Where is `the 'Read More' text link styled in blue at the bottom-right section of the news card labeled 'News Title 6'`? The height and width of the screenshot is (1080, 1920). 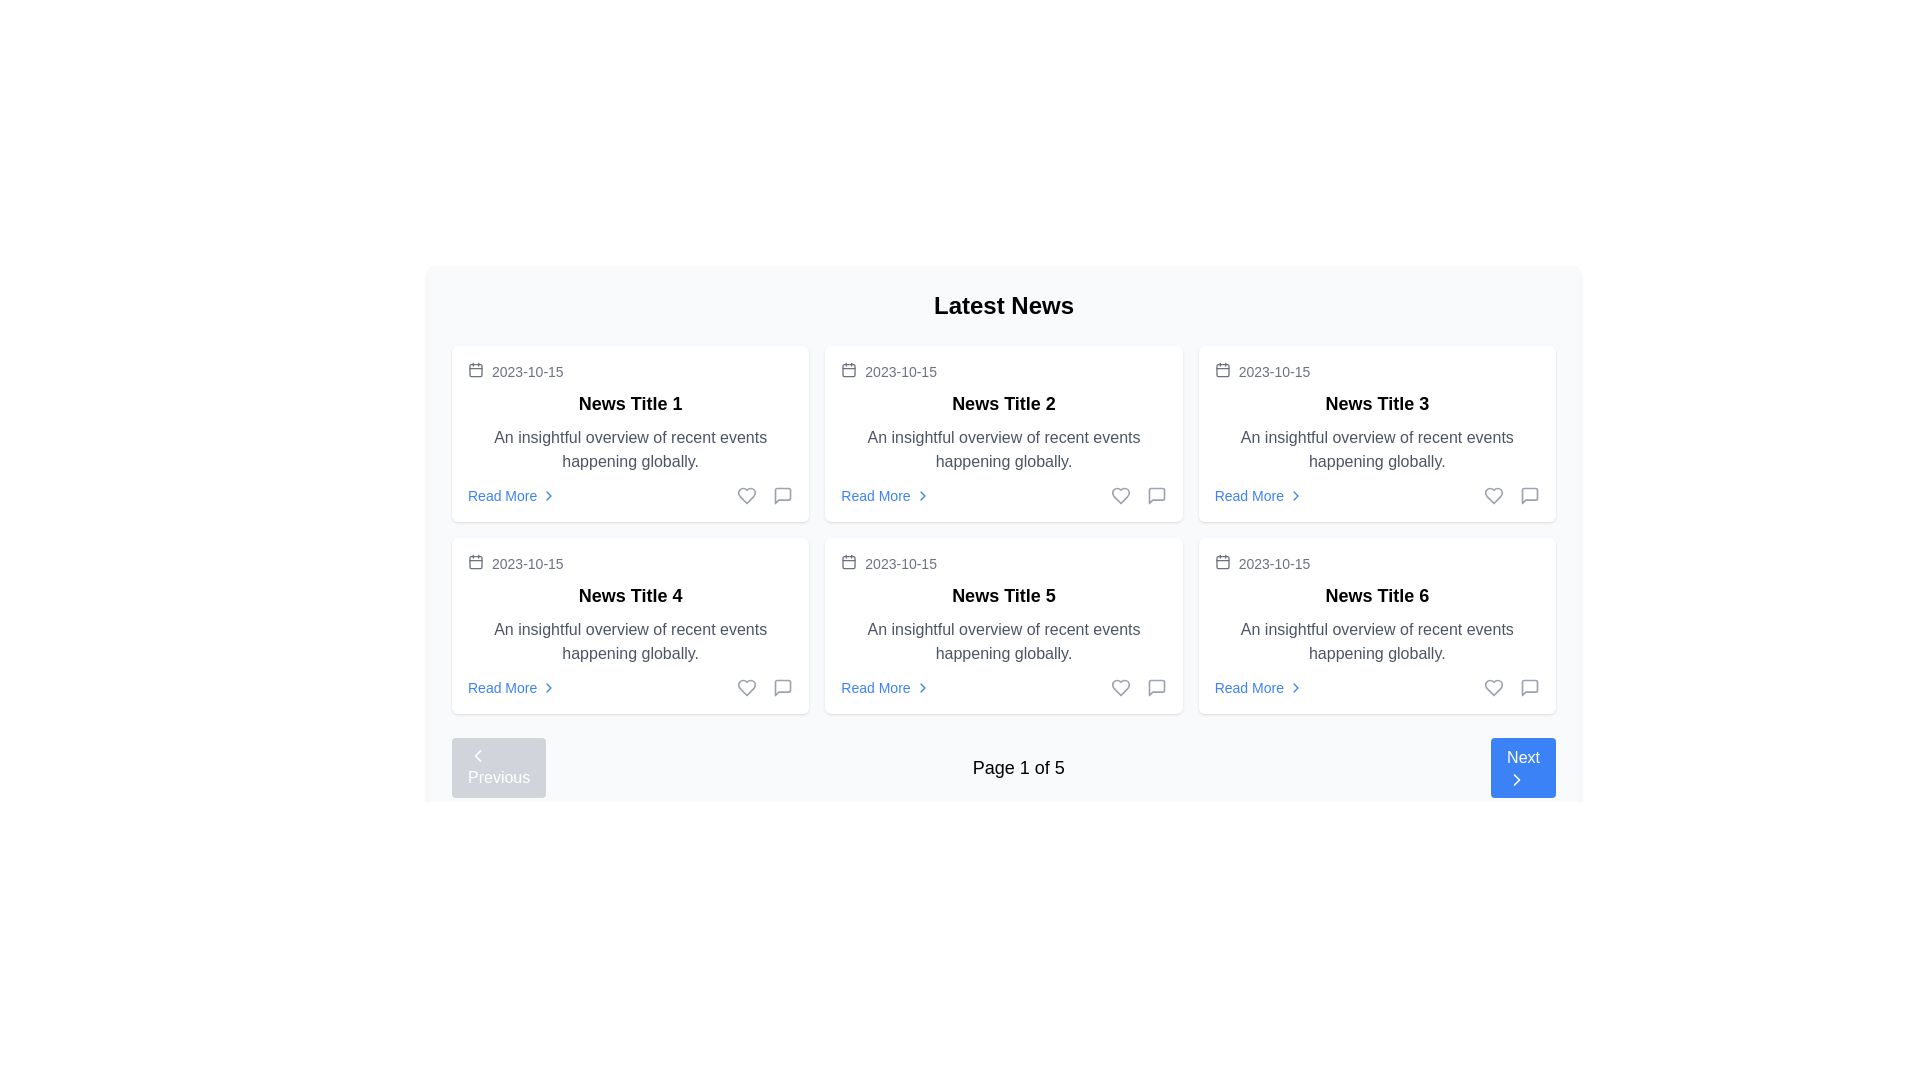 the 'Read More' text link styled in blue at the bottom-right section of the news card labeled 'News Title 6' is located at coordinates (1248, 686).